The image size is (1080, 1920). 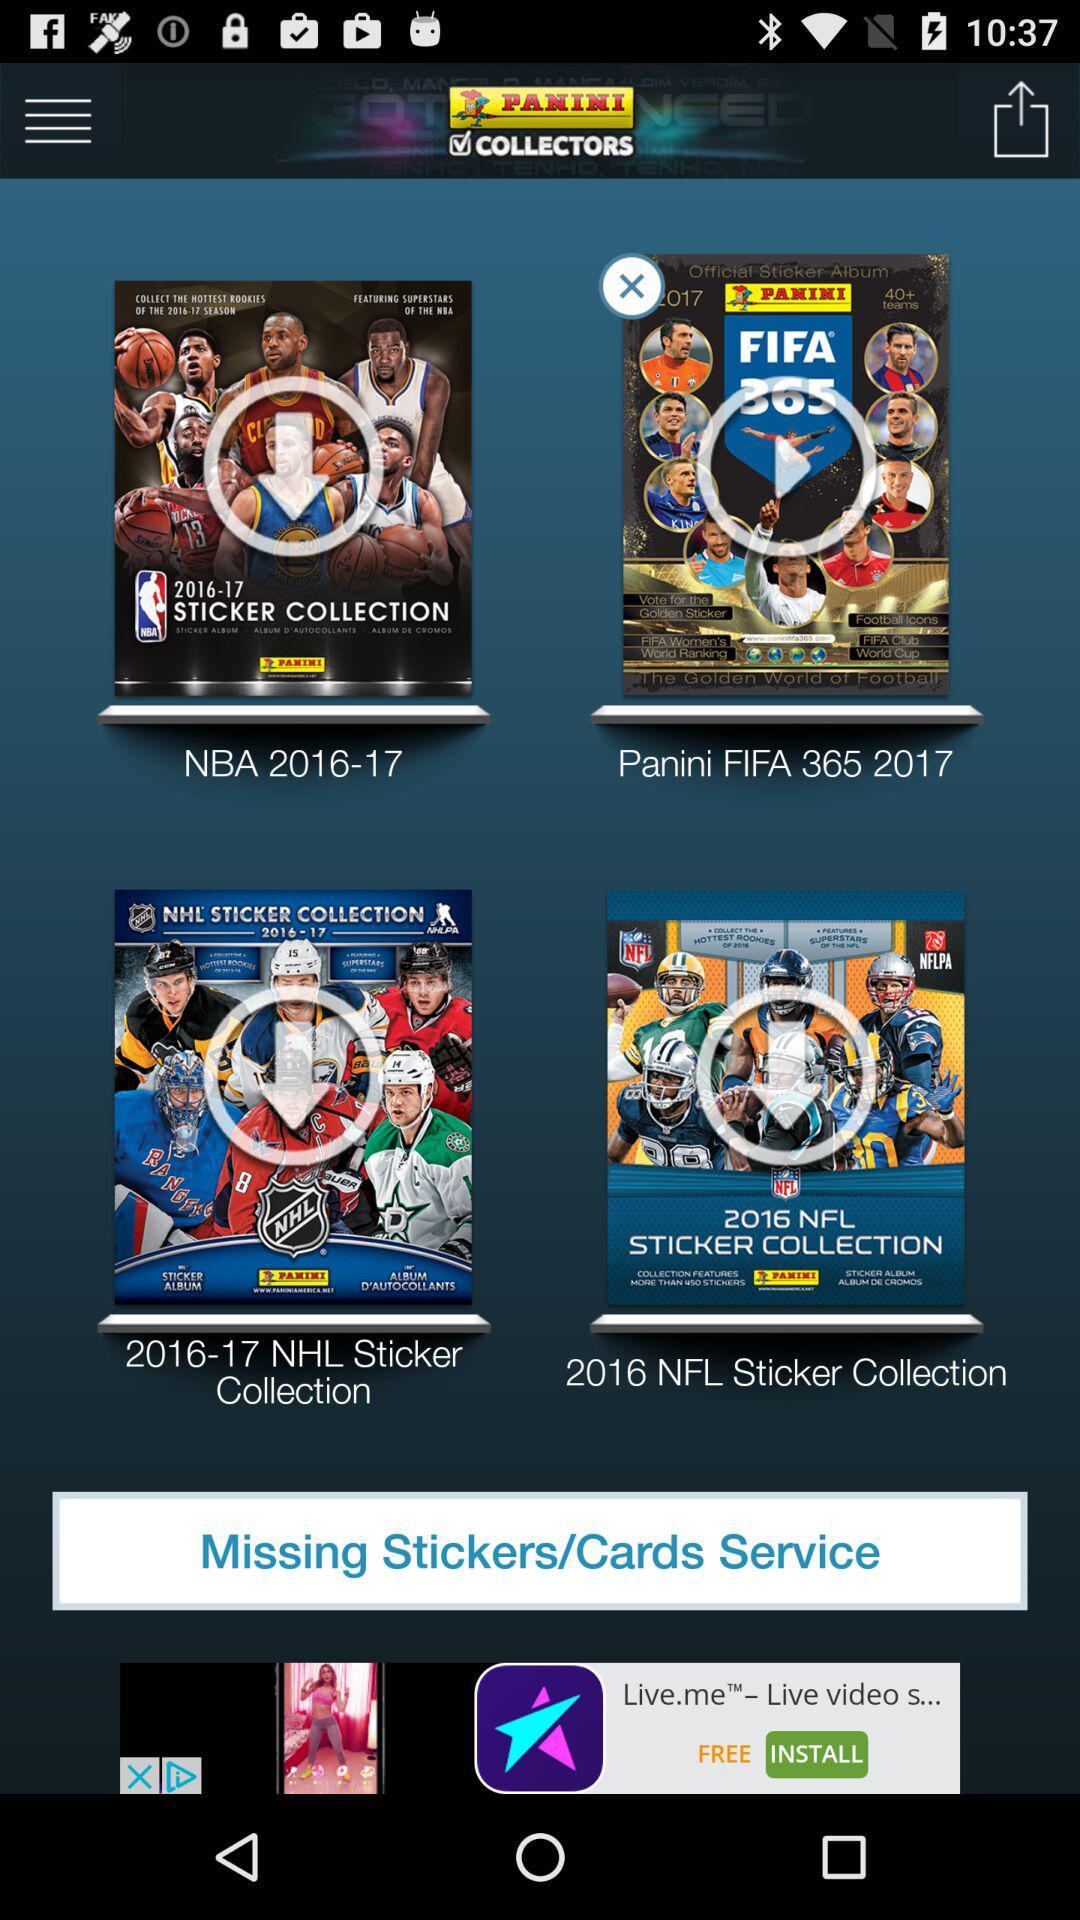 What do you see at coordinates (785, 496) in the screenshot?
I see `the play icon` at bounding box center [785, 496].